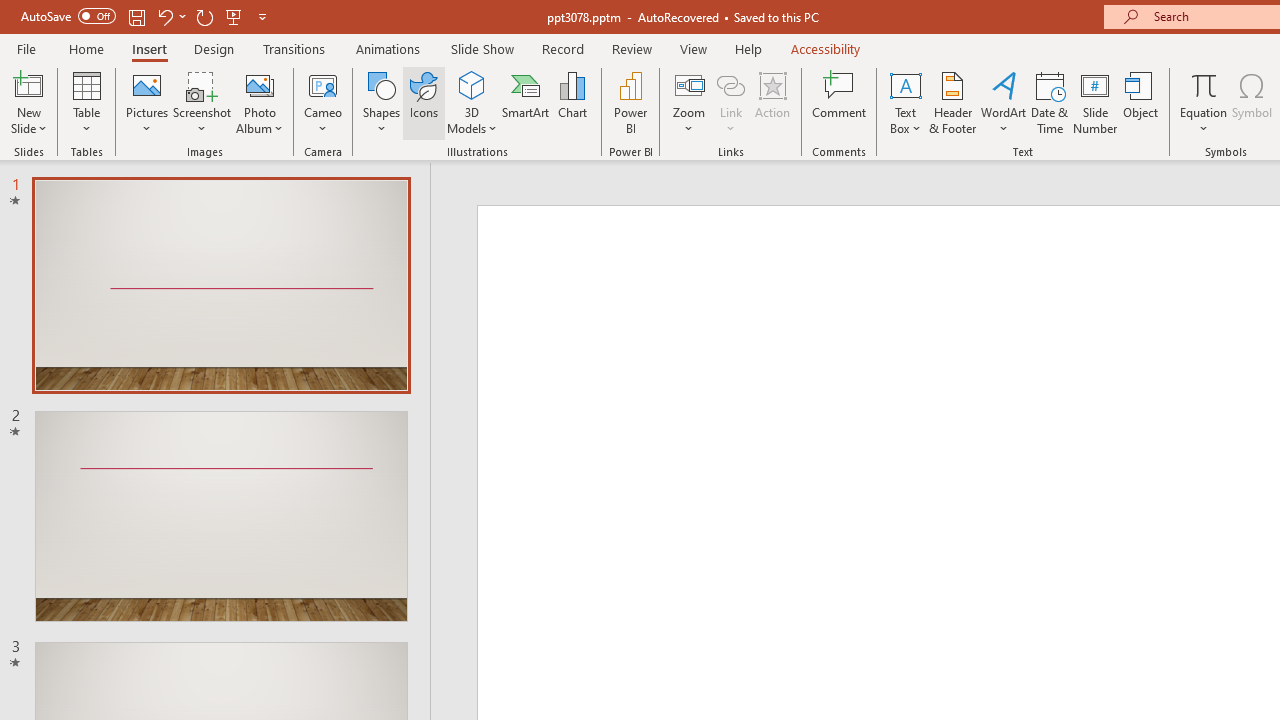 Image resolution: width=1280 pixels, height=720 pixels. Describe the element at coordinates (904, 84) in the screenshot. I see `'Draw Horizontal Text Box'` at that location.